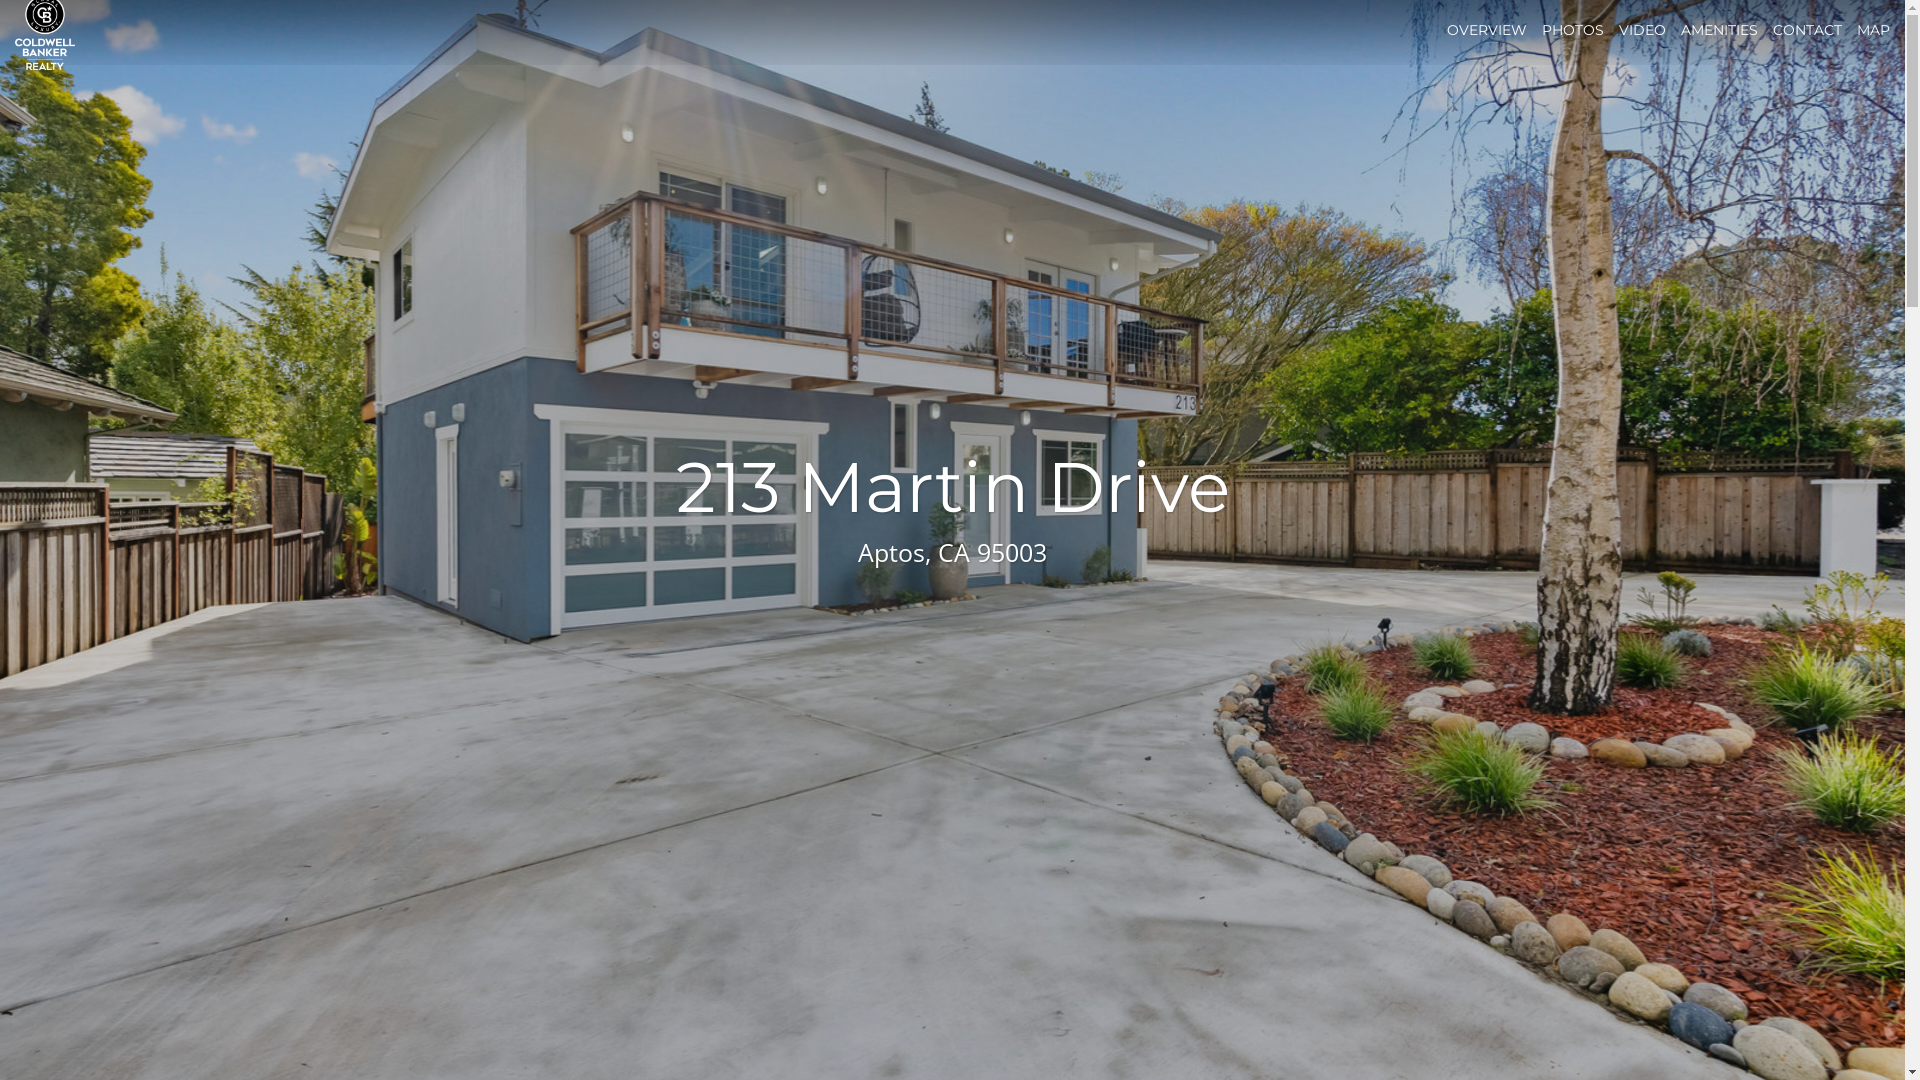  I want to click on 'PHOTOS', so click(1572, 30).